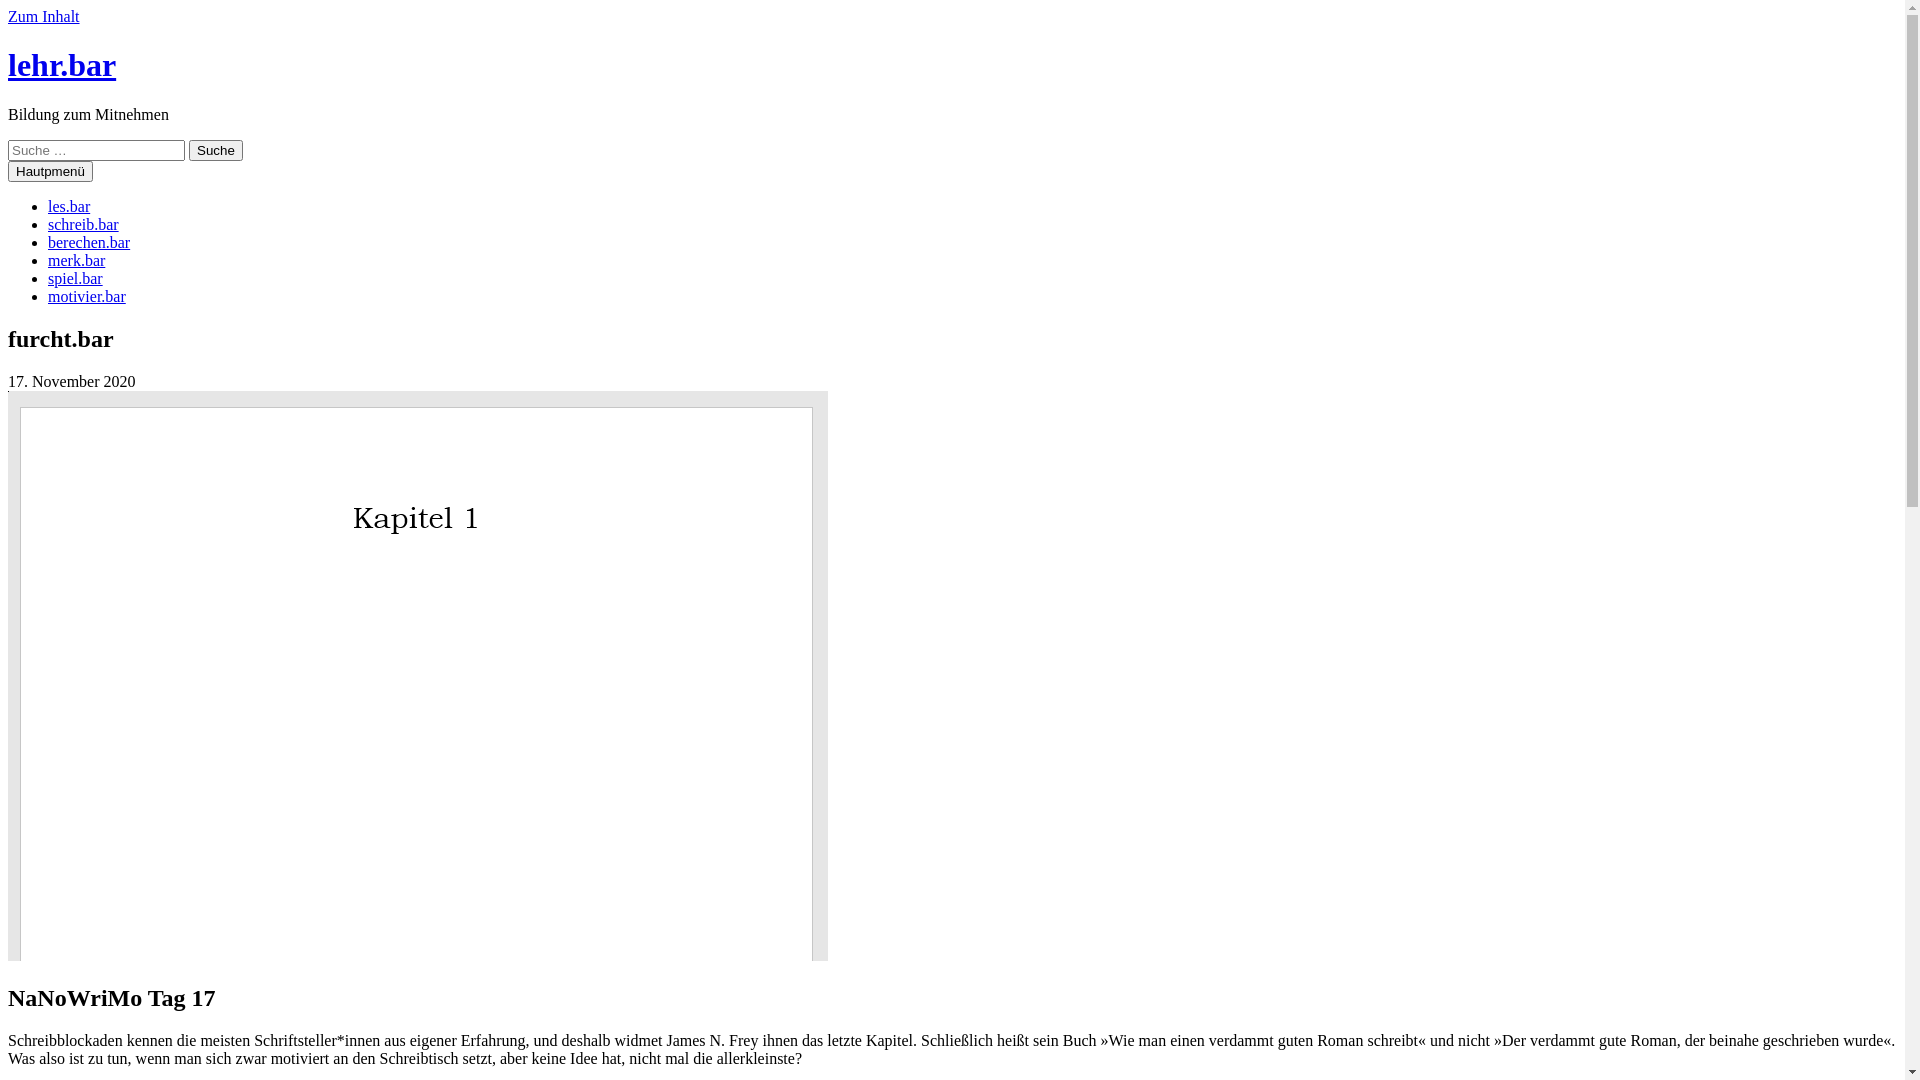 This screenshot has width=1920, height=1080. I want to click on 'Zum Inhalt', so click(43, 16).